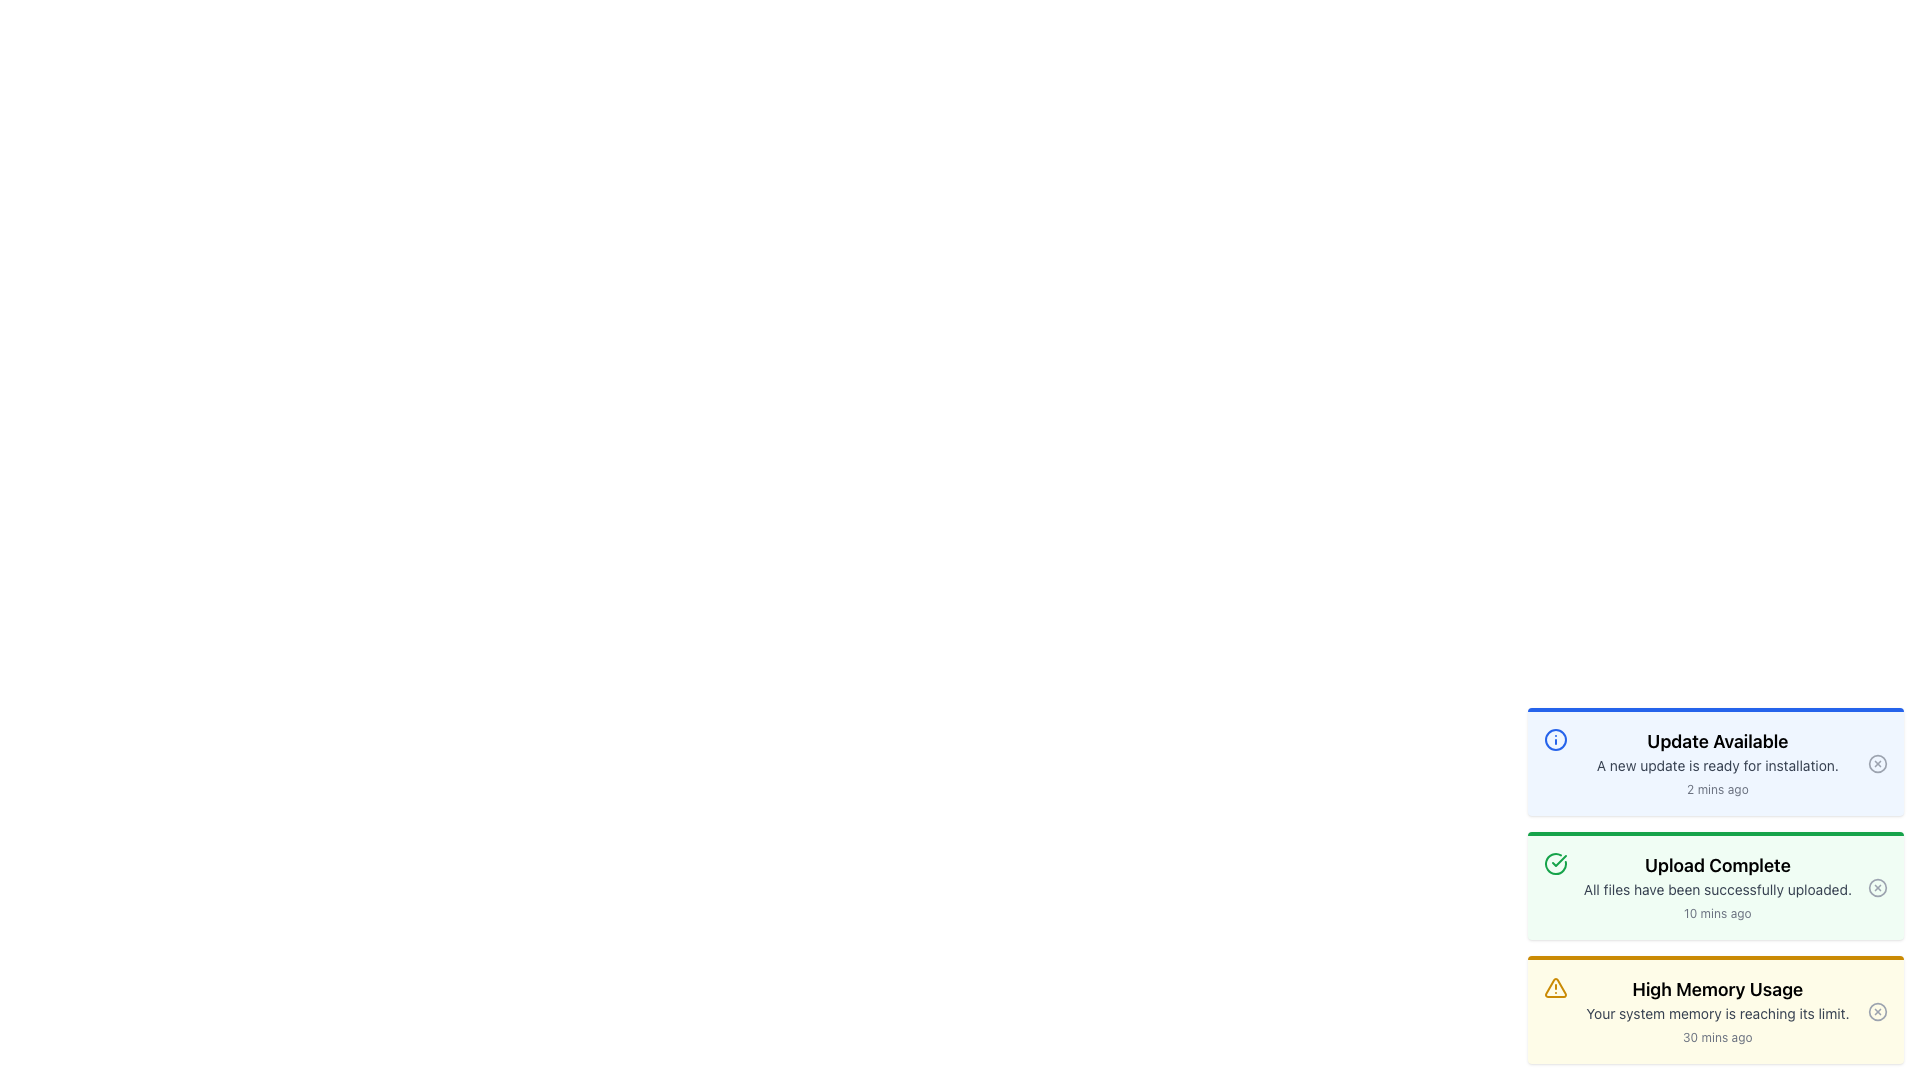  I want to click on the Notification card that informs the user about high memory usage, which is the third alert in the list of notifications, so click(1716, 1011).